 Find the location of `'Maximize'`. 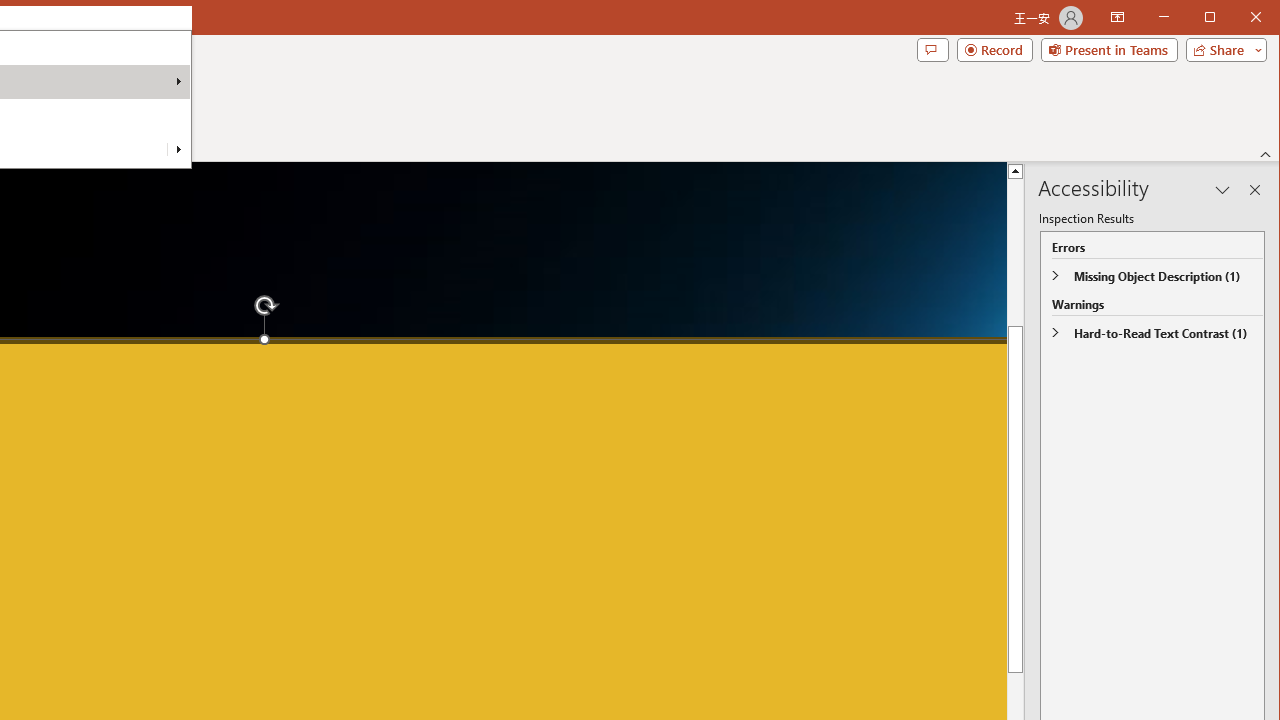

'Maximize' is located at coordinates (1238, 19).